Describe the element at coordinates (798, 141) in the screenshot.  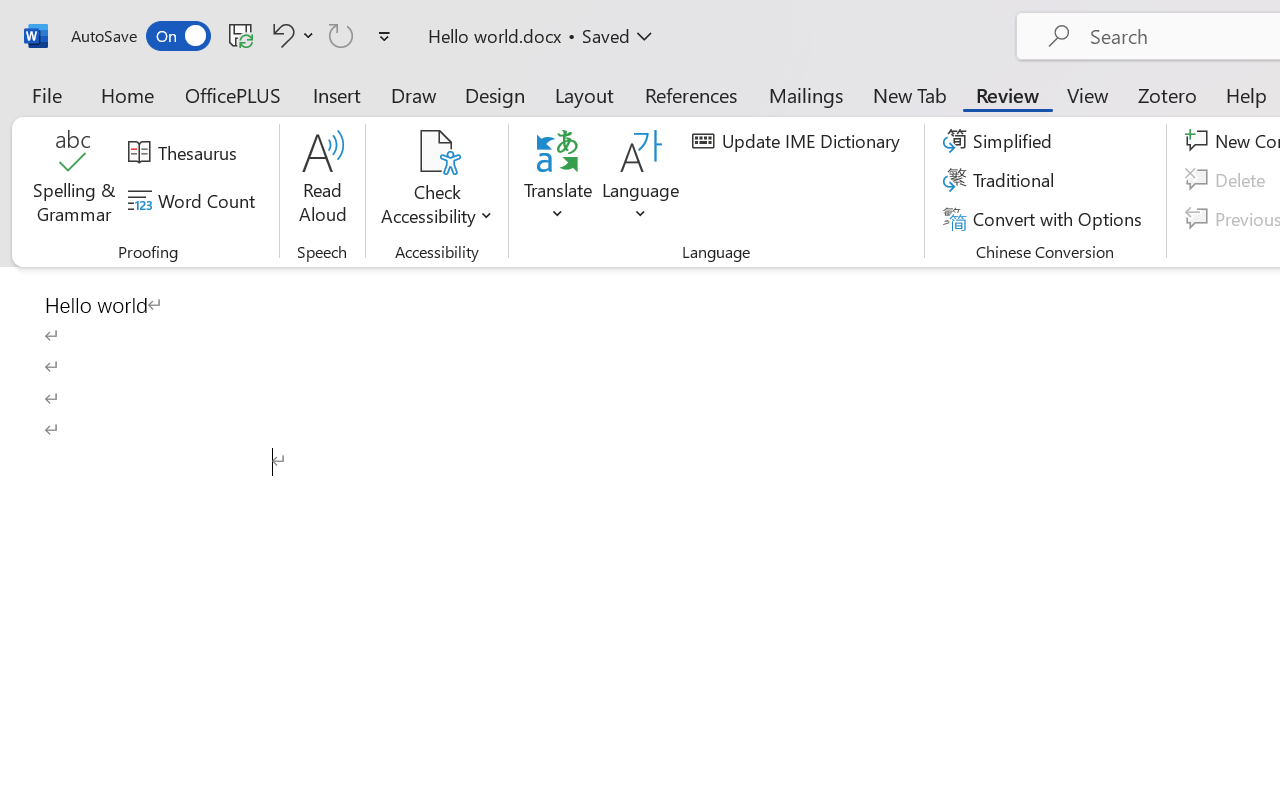
I see `'Update IME Dictionary...'` at that location.